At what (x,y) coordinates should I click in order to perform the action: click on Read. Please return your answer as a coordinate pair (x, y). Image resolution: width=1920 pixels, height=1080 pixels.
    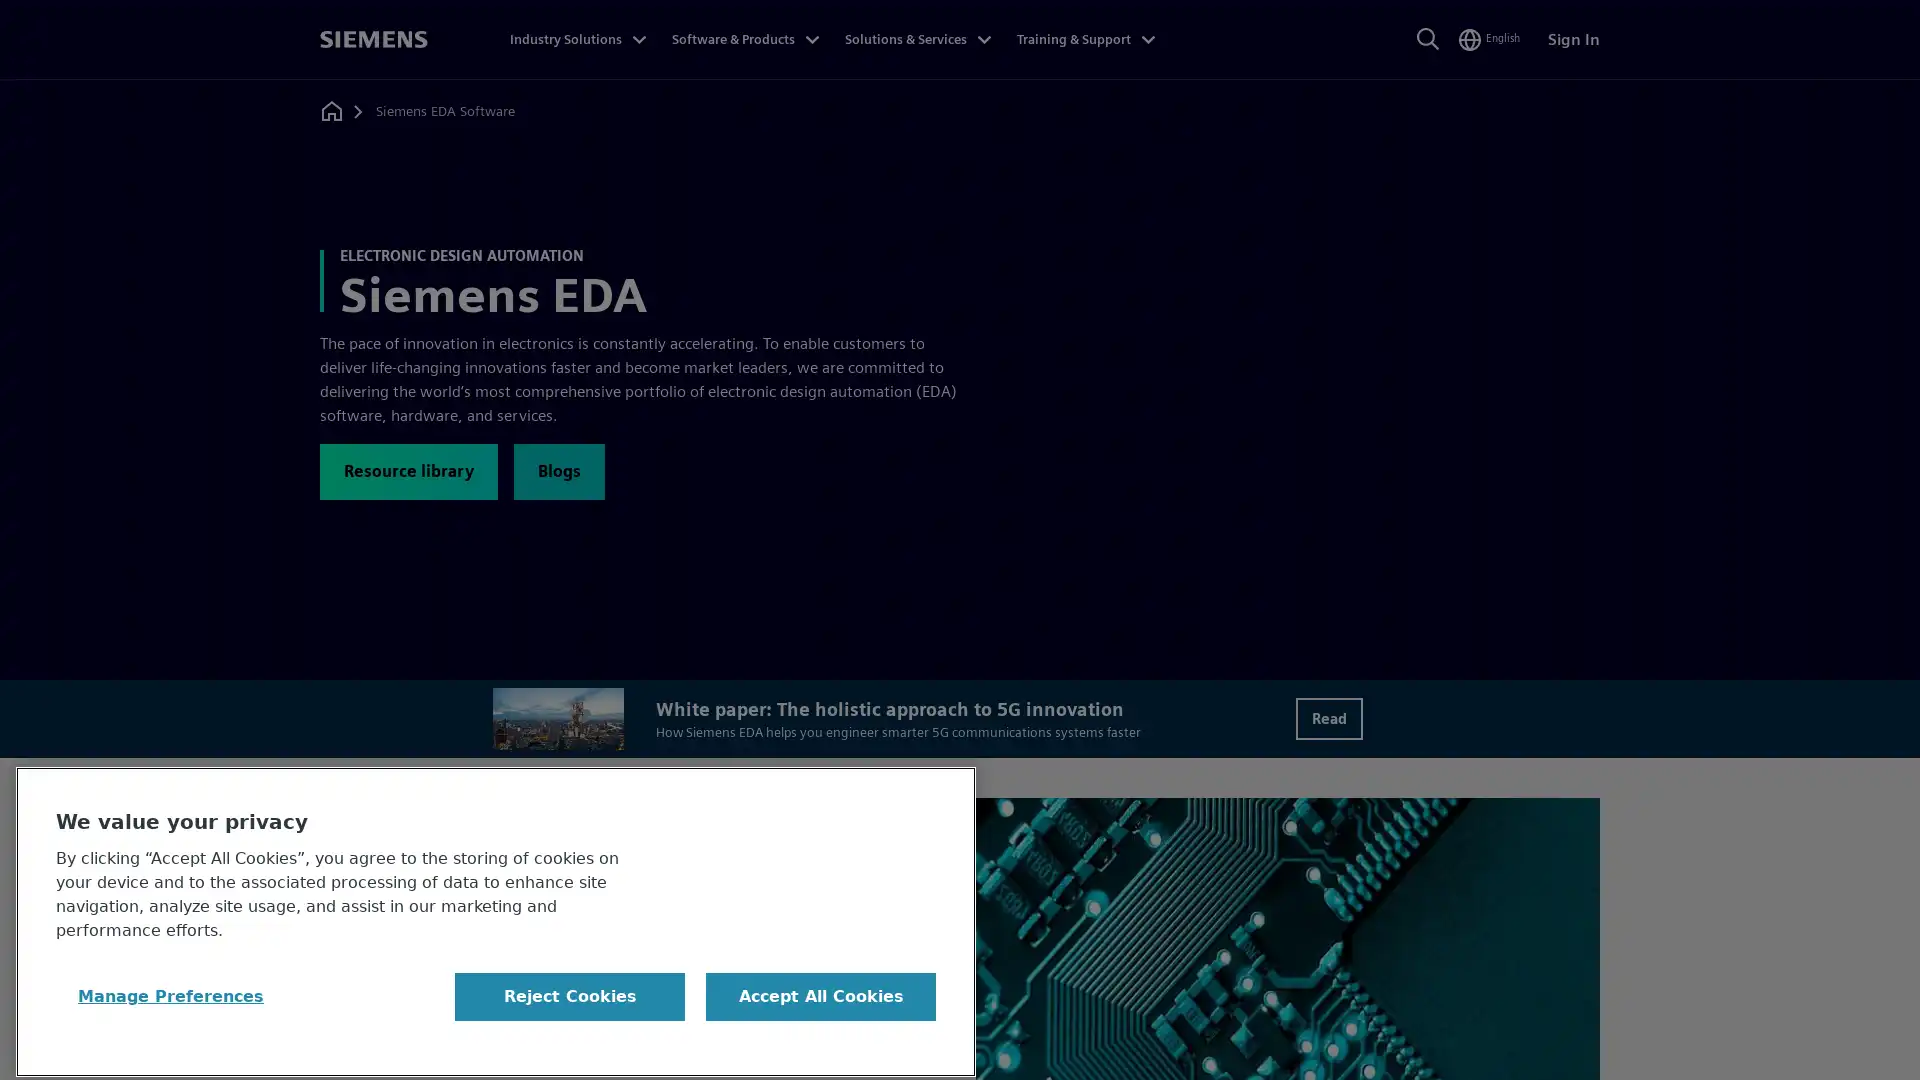
    Looking at the image, I should click on (1329, 717).